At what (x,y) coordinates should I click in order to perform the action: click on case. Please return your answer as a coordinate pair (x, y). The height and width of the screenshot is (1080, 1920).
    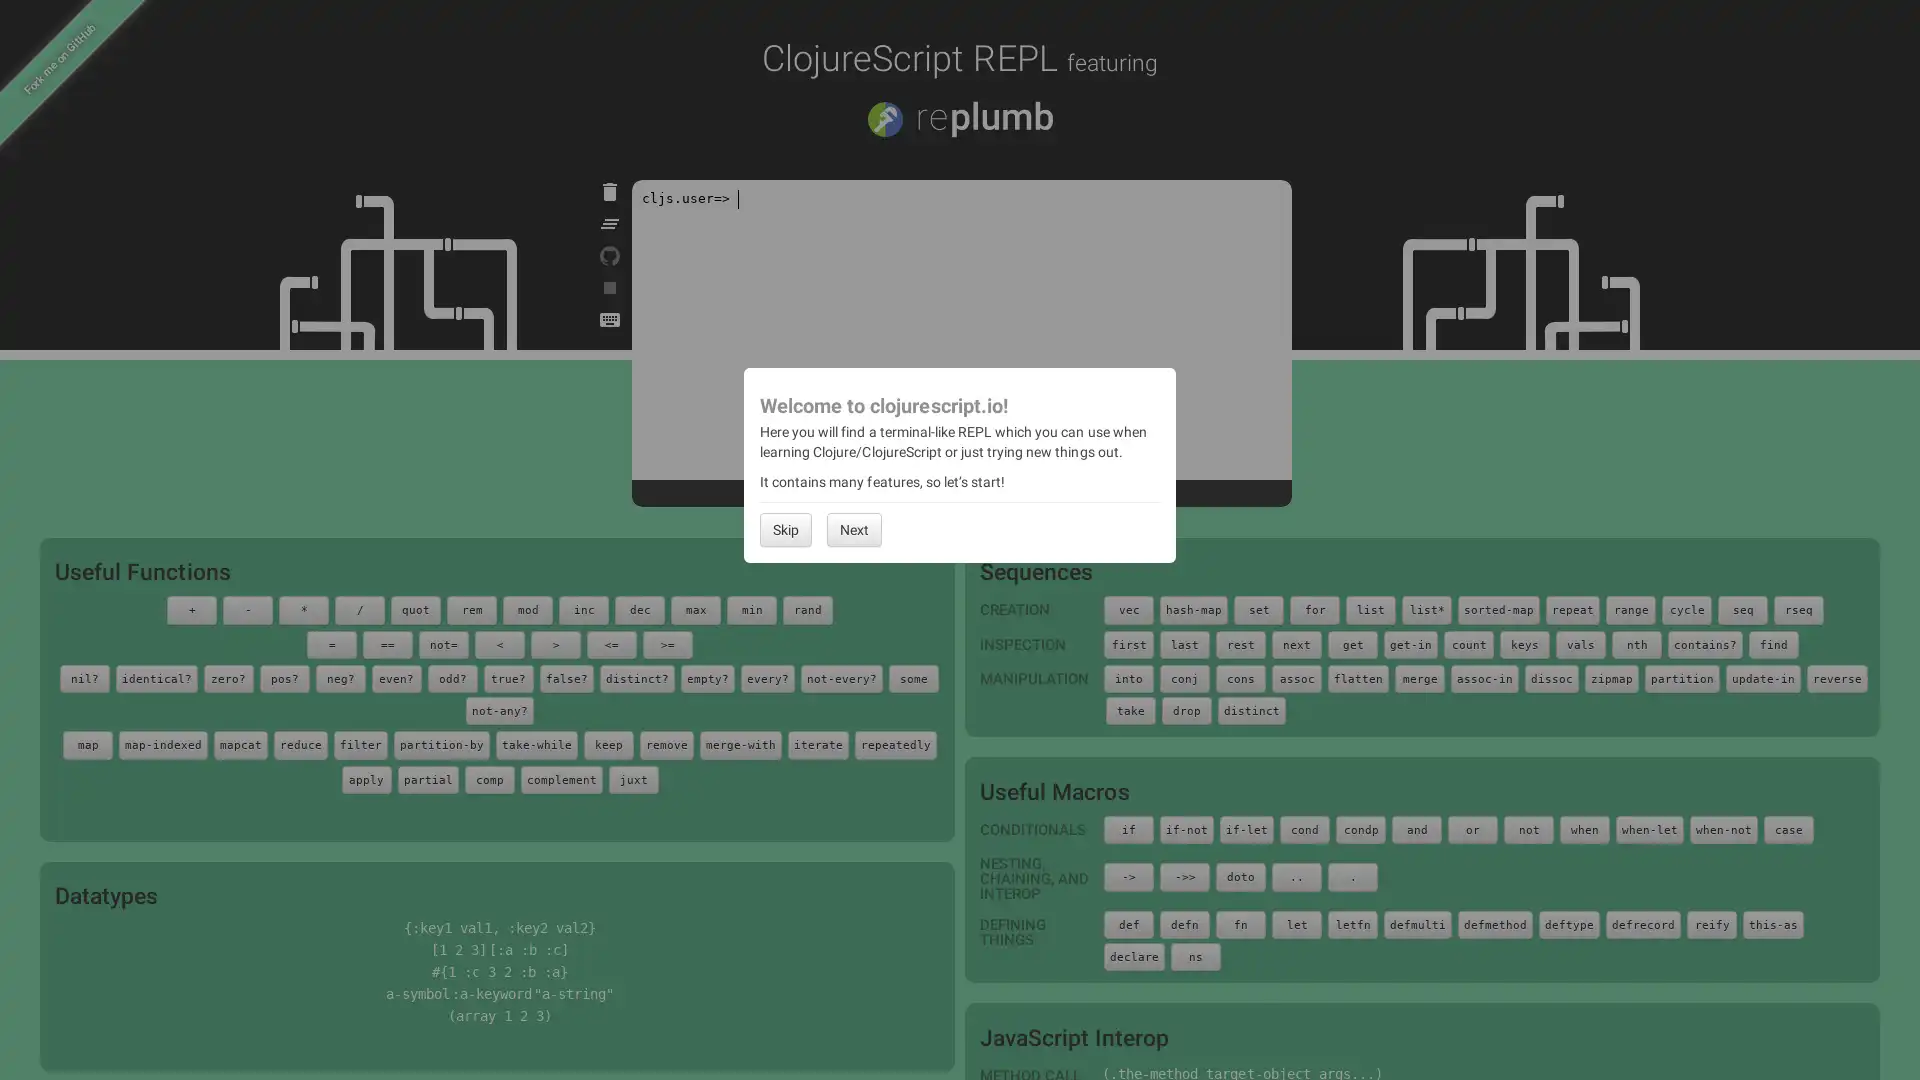
    Looking at the image, I should click on (1789, 829).